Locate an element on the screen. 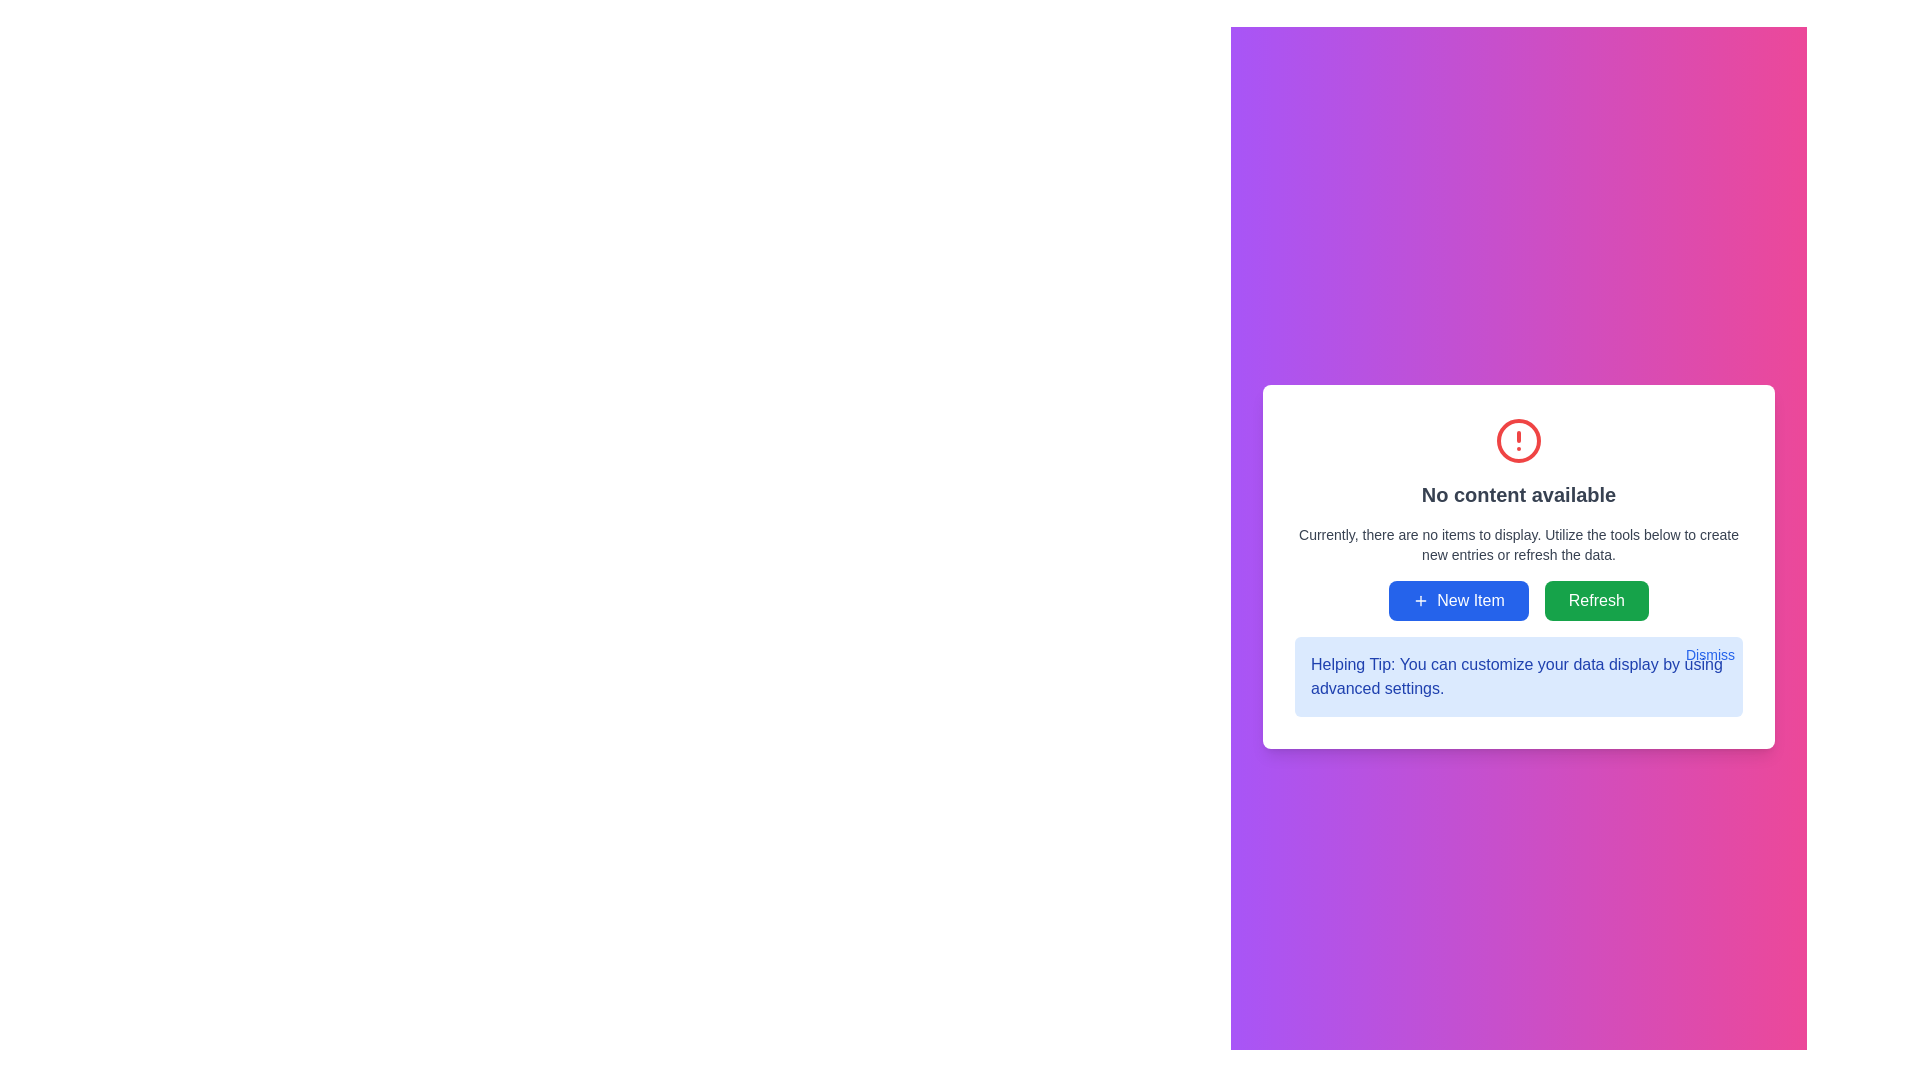 The height and width of the screenshot is (1080, 1920). the red alert icon located centrally at the top of the dialog box, which is above the headline text 'No content available' is located at coordinates (1518, 439).